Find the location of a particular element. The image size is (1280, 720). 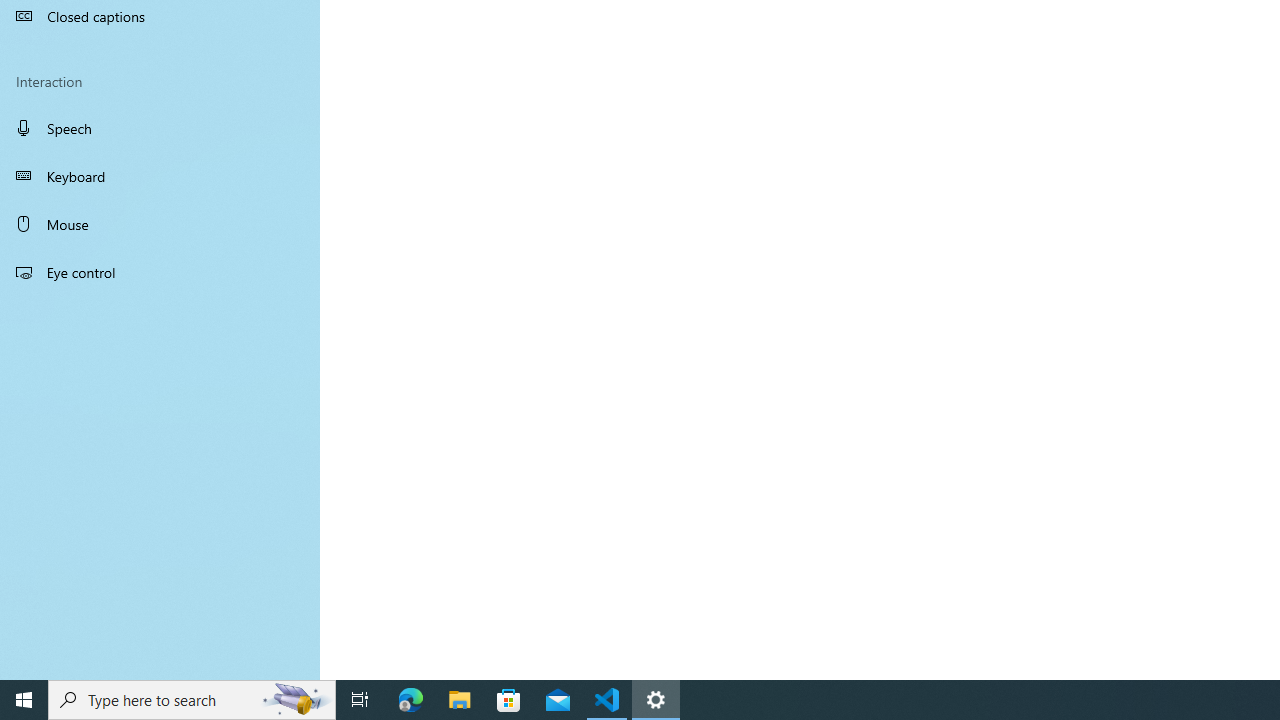

'Settings - 1 running window' is located at coordinates (656, 698).